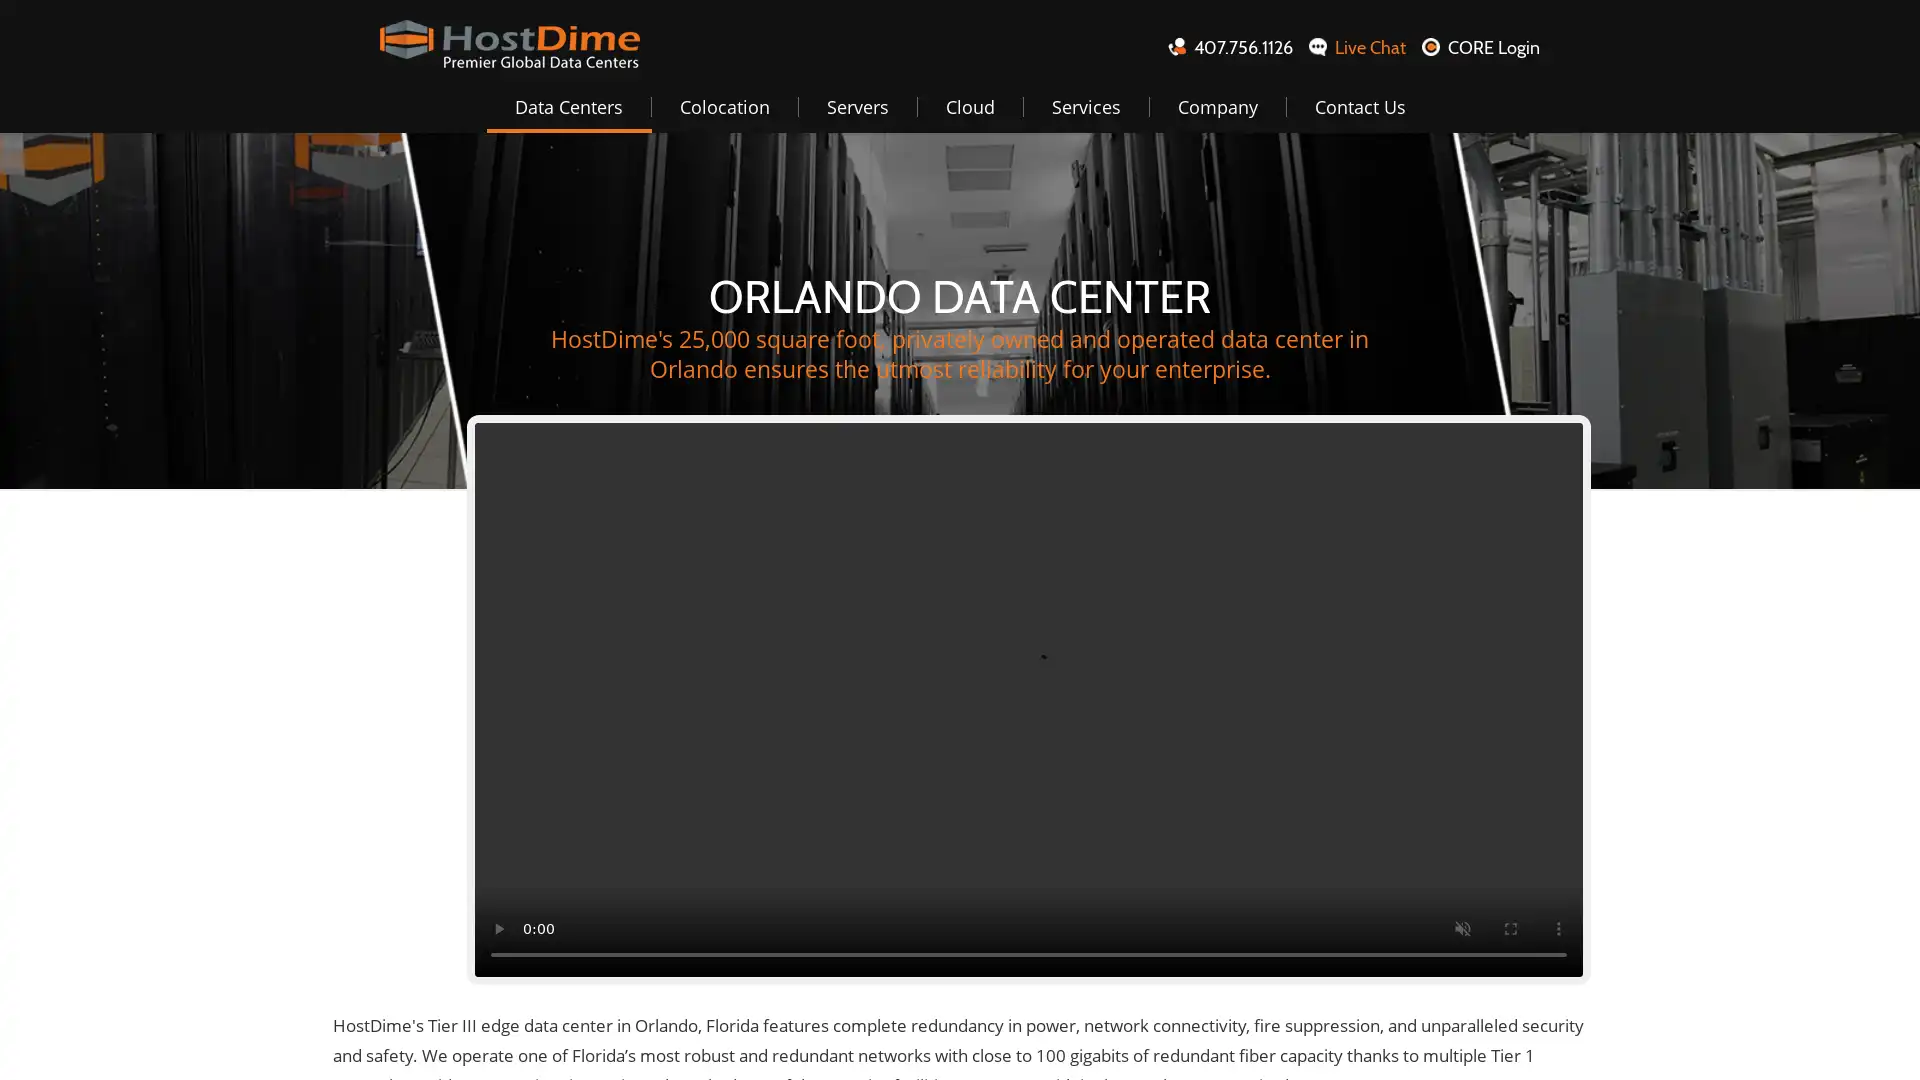  I want to click on enter full screen, so click(1511, 929).